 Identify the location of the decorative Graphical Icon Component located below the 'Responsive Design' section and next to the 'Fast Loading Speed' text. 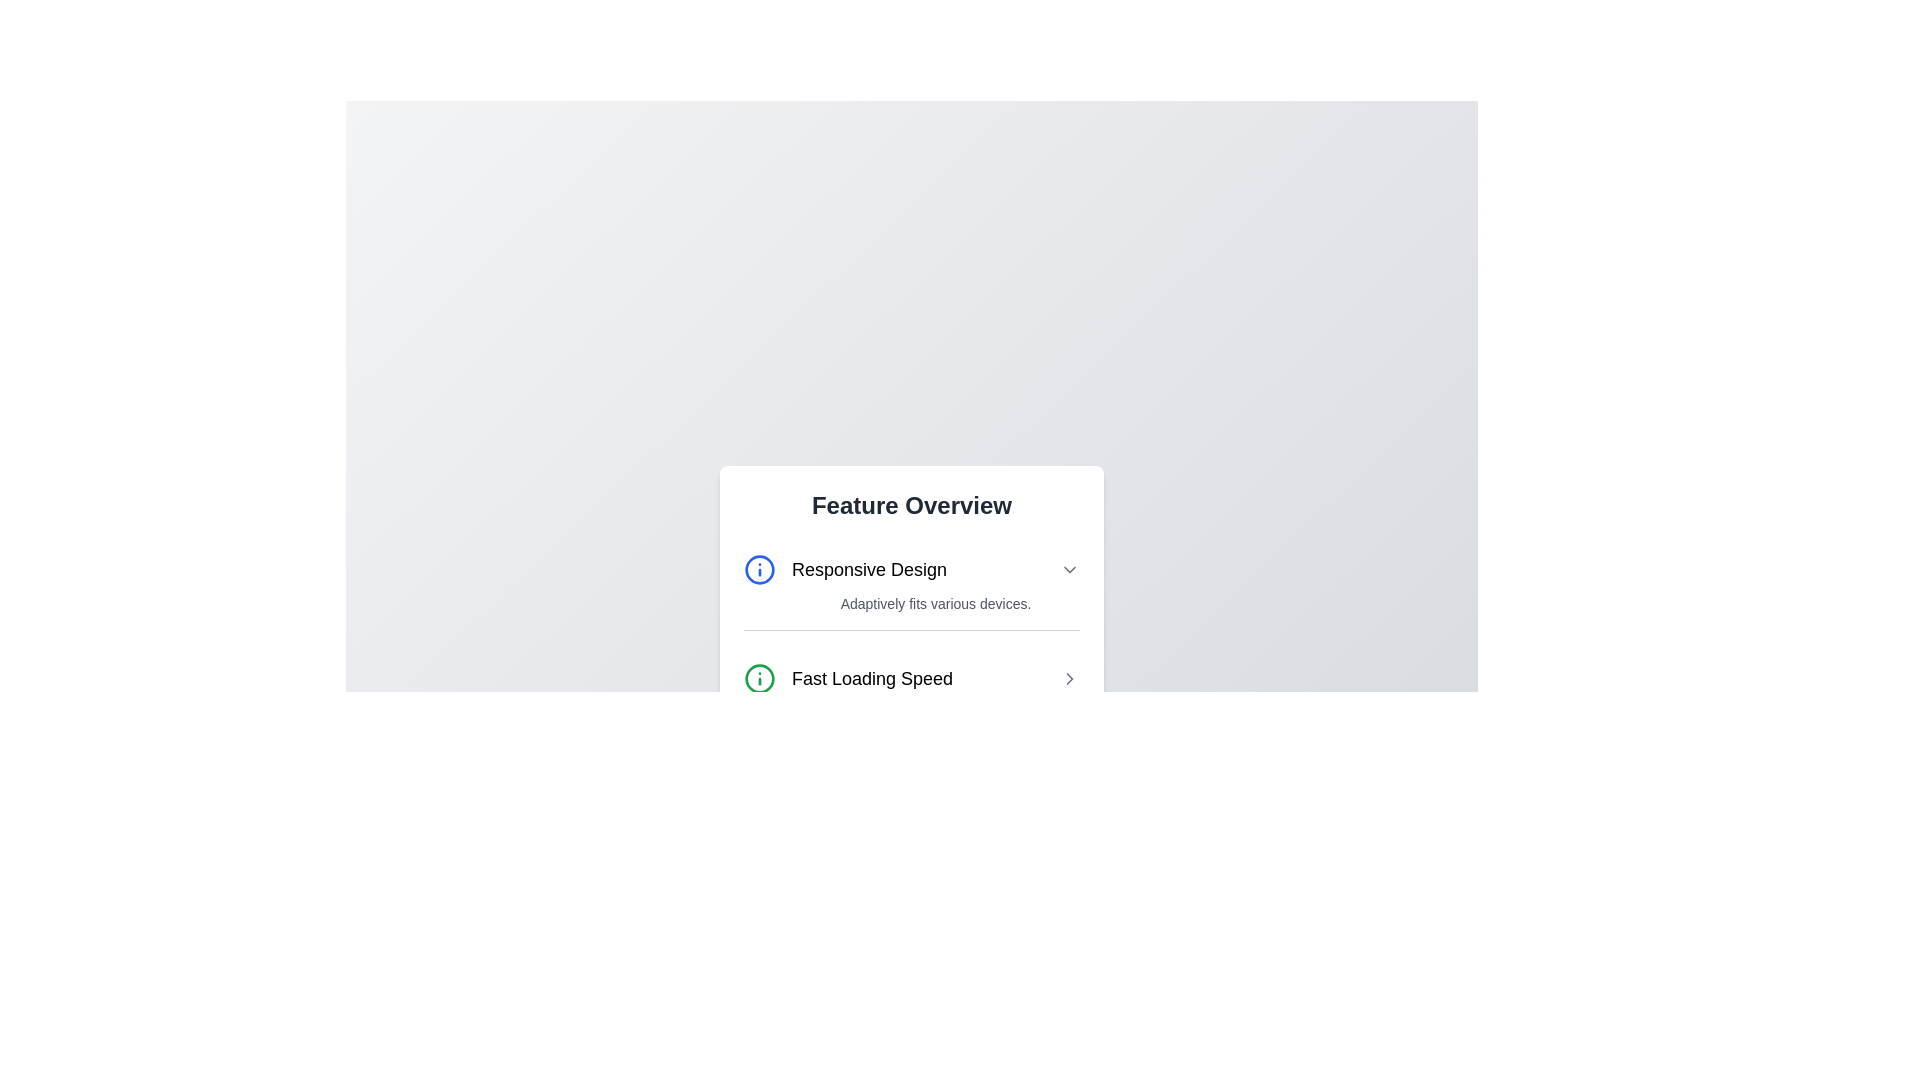
(758, 677).